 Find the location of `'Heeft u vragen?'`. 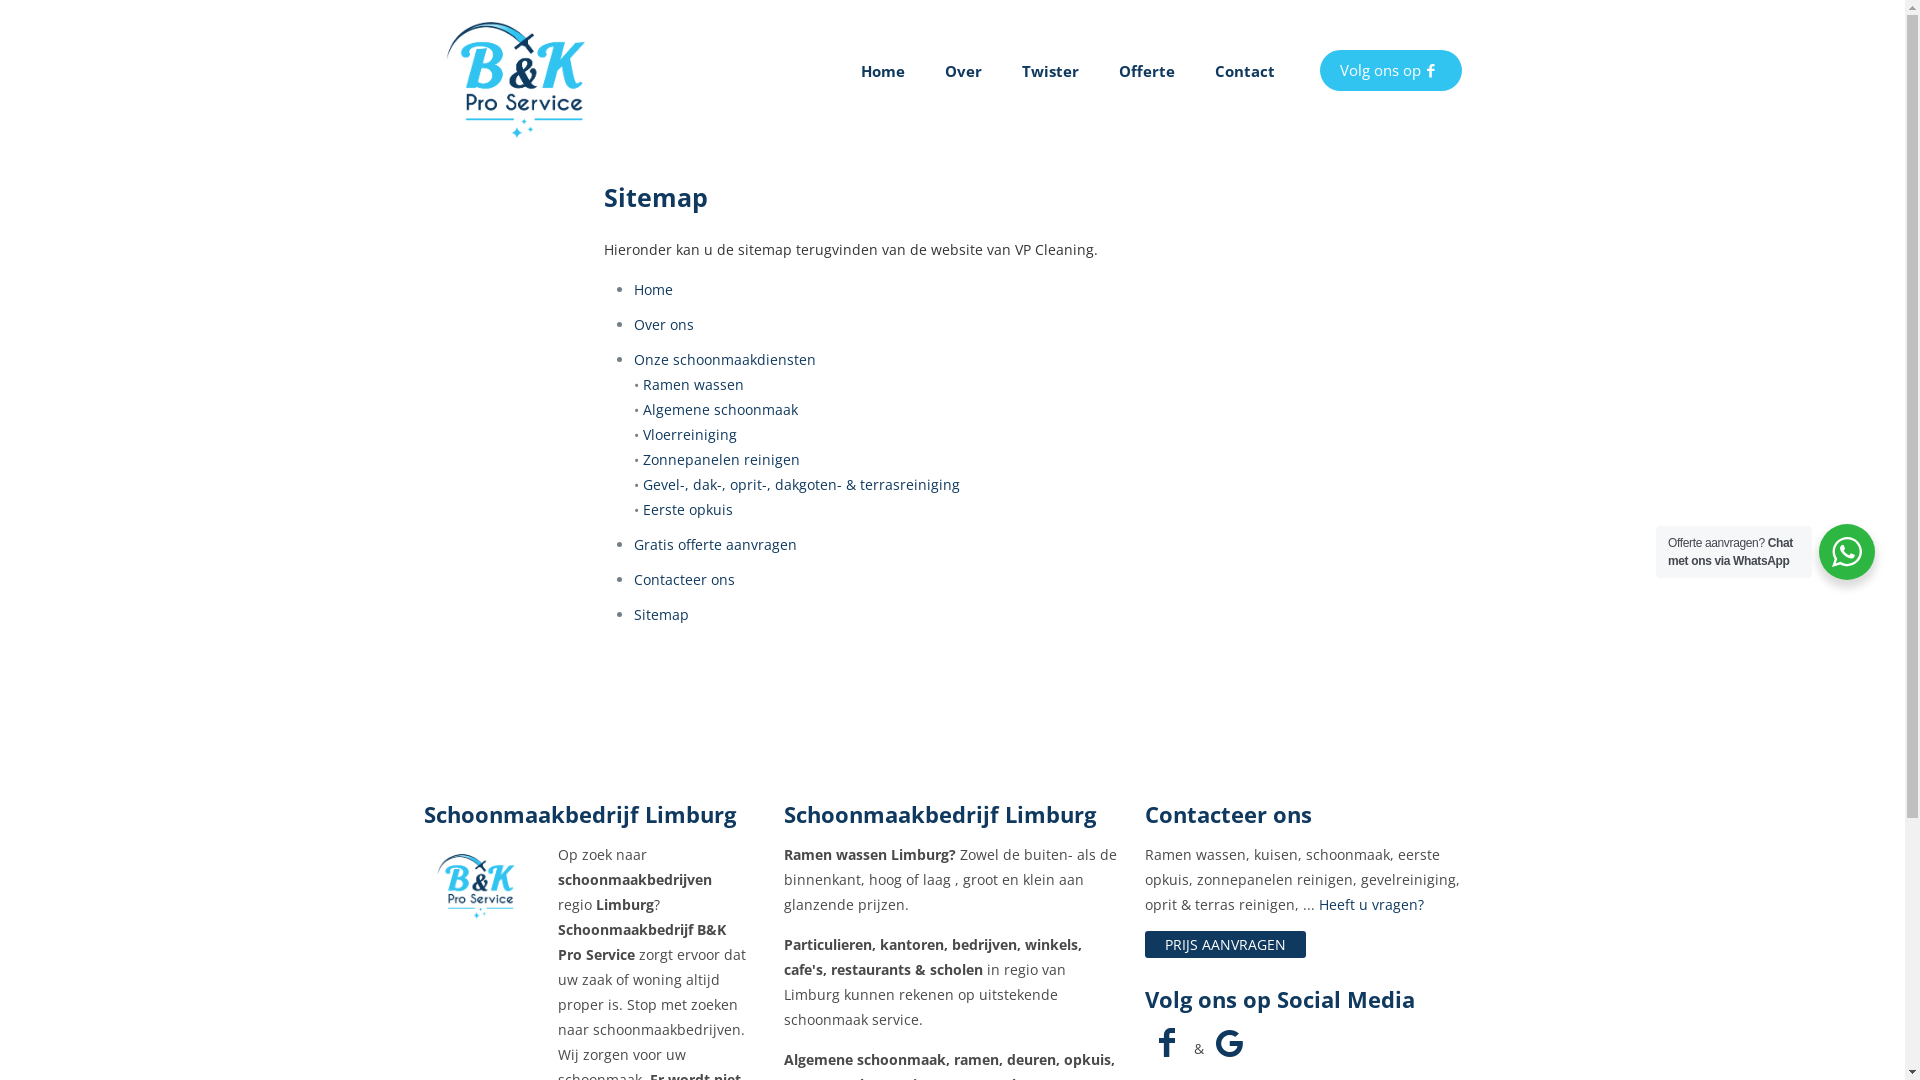

'Heeft u vragen?' is located at coordinates (1370, 904).